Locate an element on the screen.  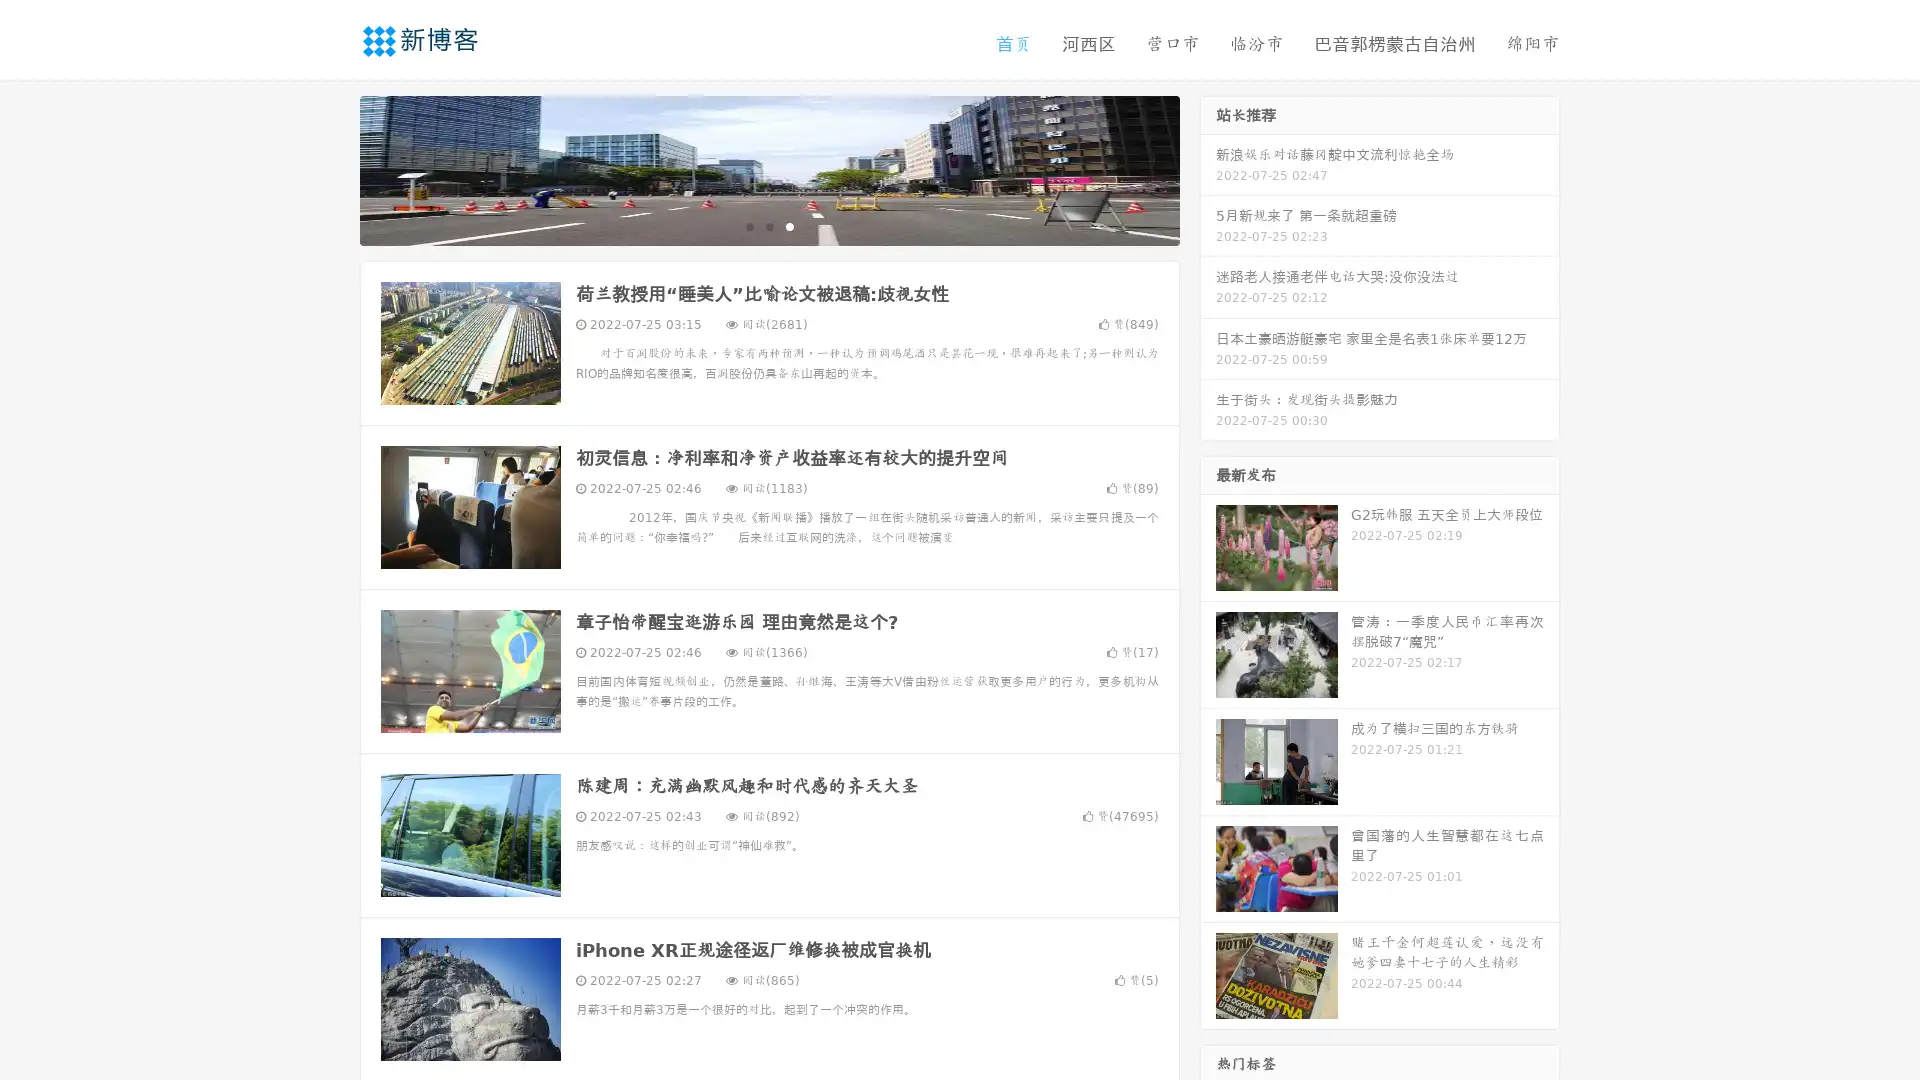
Go to slide 3 is located at coordinates (789, 225).